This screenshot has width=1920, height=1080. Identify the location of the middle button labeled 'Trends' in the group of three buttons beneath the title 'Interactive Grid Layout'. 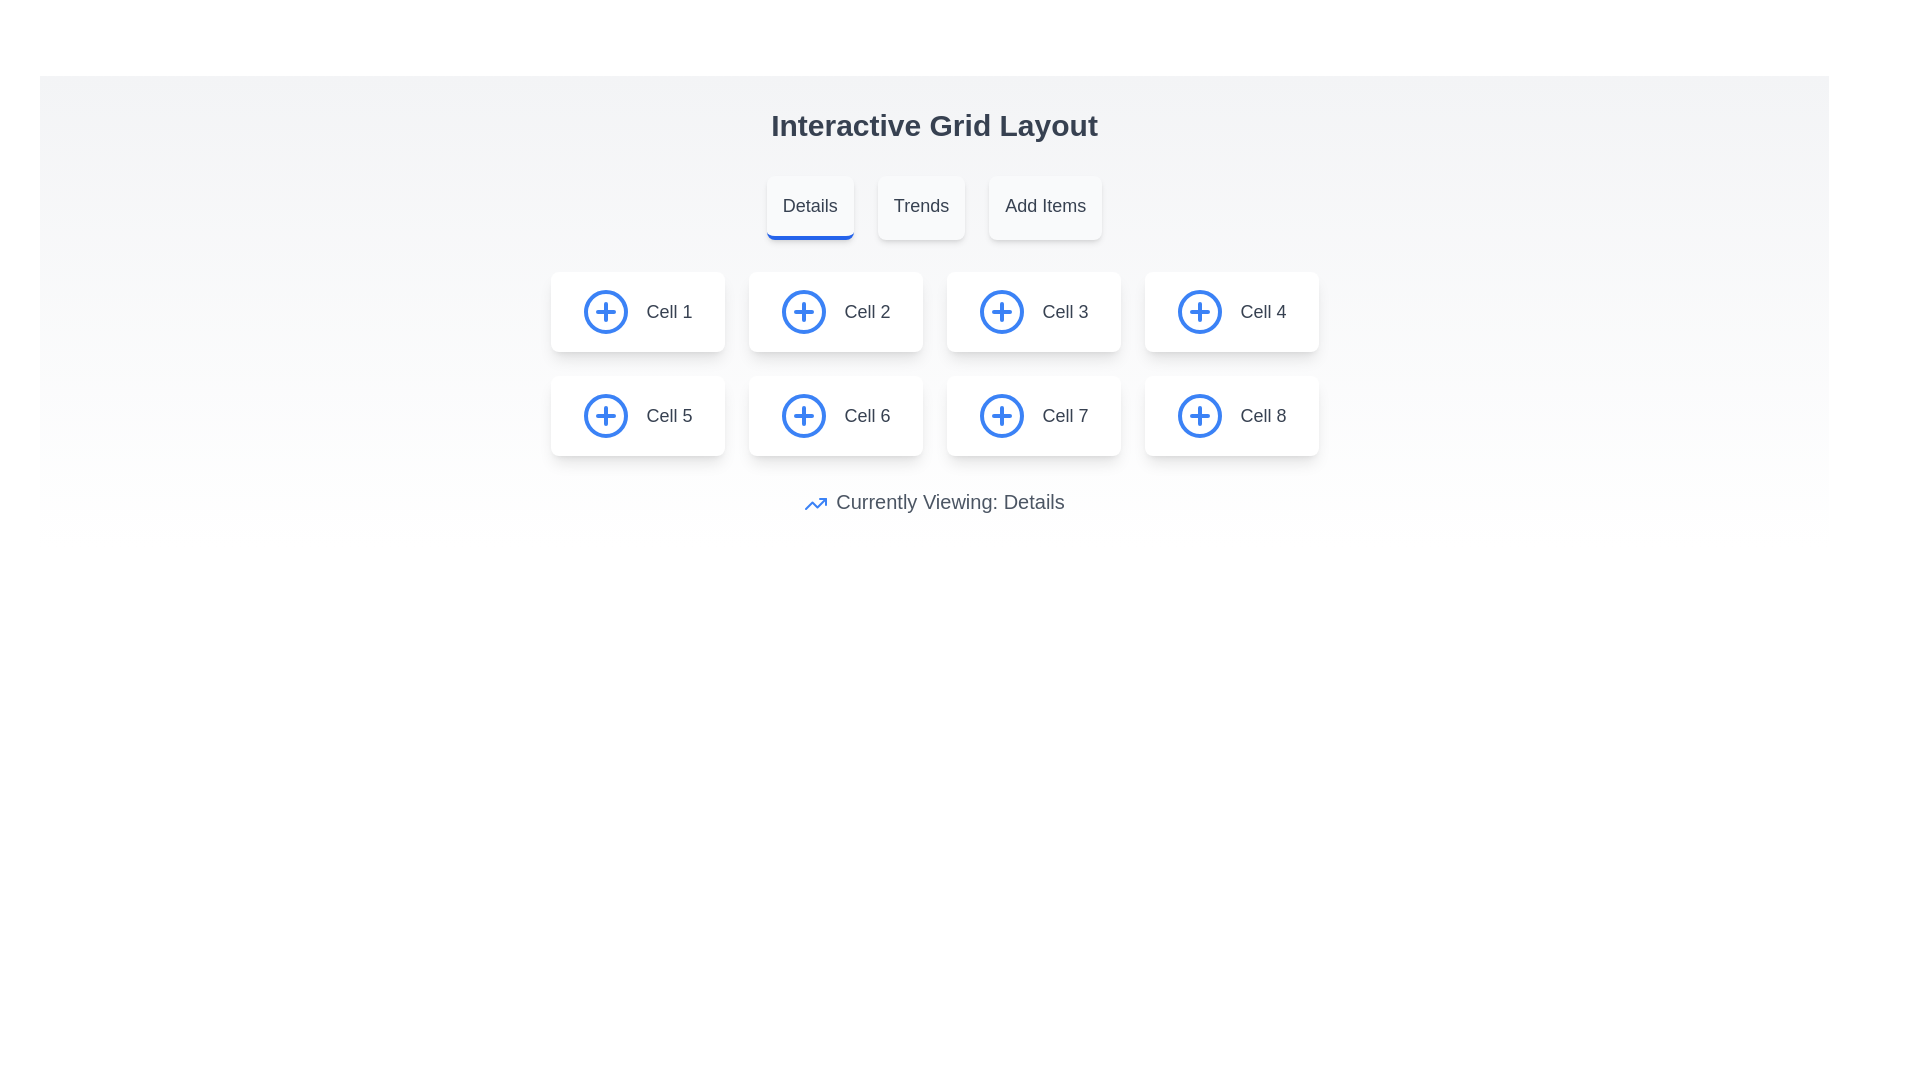
(933, 208).